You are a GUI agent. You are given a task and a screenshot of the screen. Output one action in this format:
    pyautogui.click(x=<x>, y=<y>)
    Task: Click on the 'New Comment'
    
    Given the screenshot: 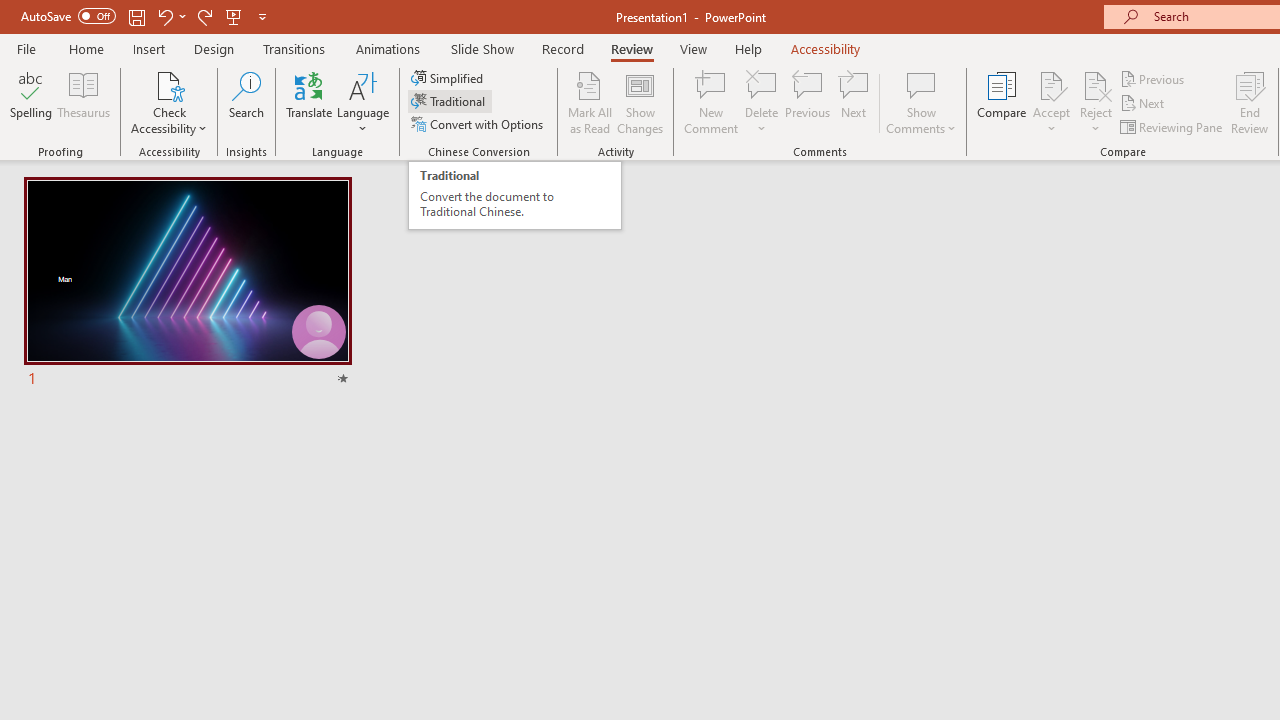 What is the action you would take?
    pyautogui.click(x=711, y=103)
    